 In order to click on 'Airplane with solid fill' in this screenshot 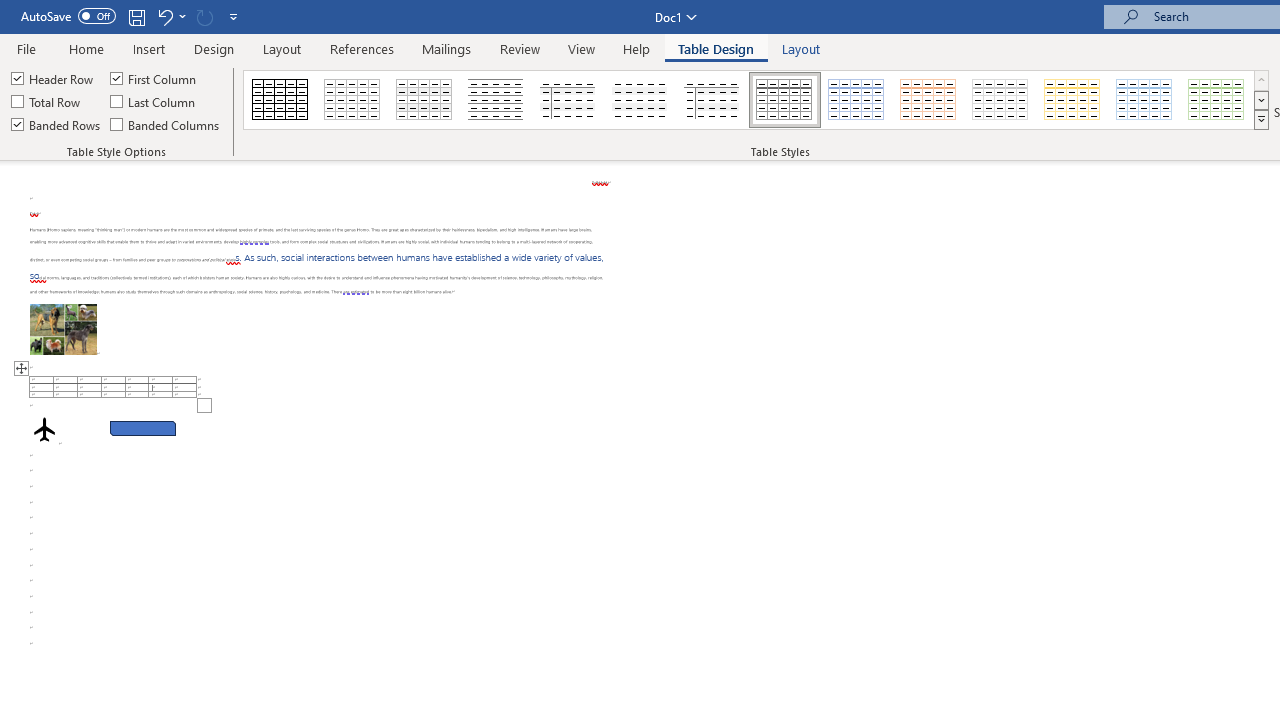, I will do `click(44, 428)`.